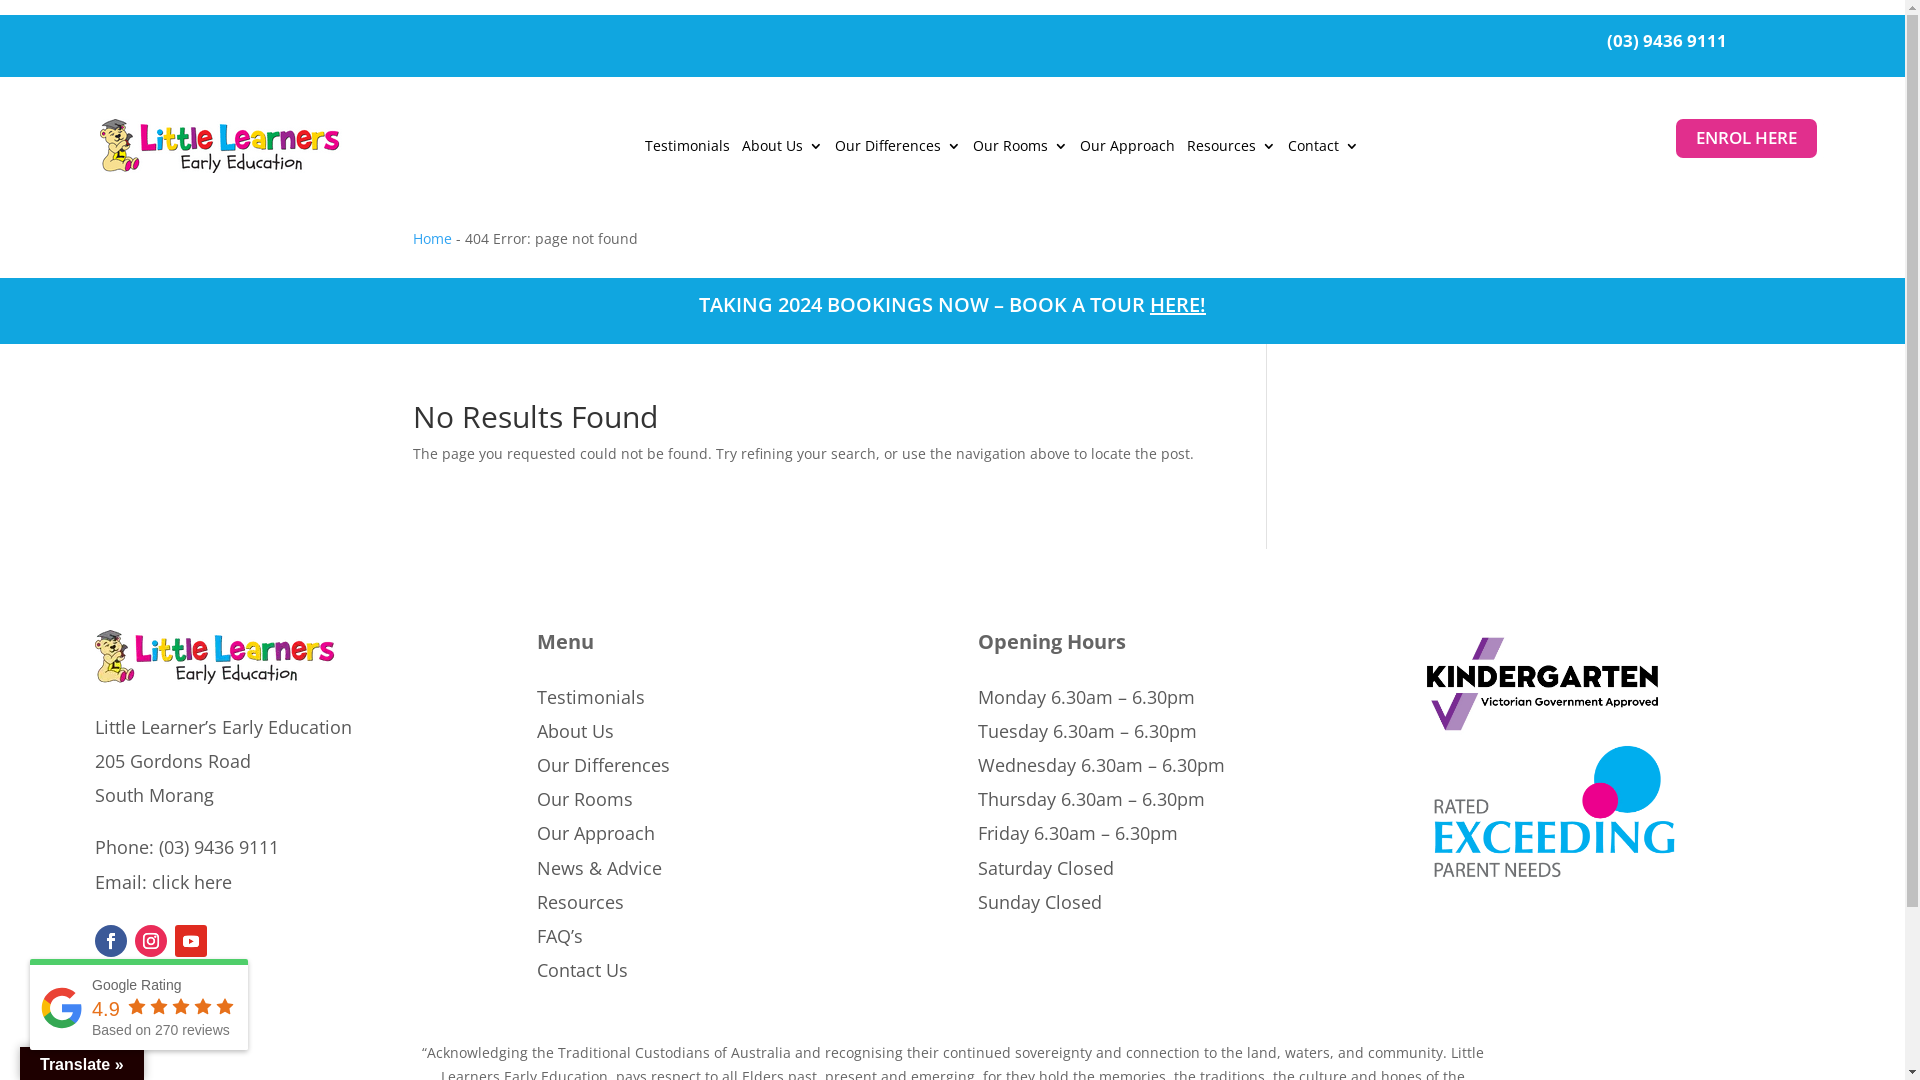  Describe the element at coordinates (109, 941) in the screenshot. I see `'Follow on Facebook'` at that location.